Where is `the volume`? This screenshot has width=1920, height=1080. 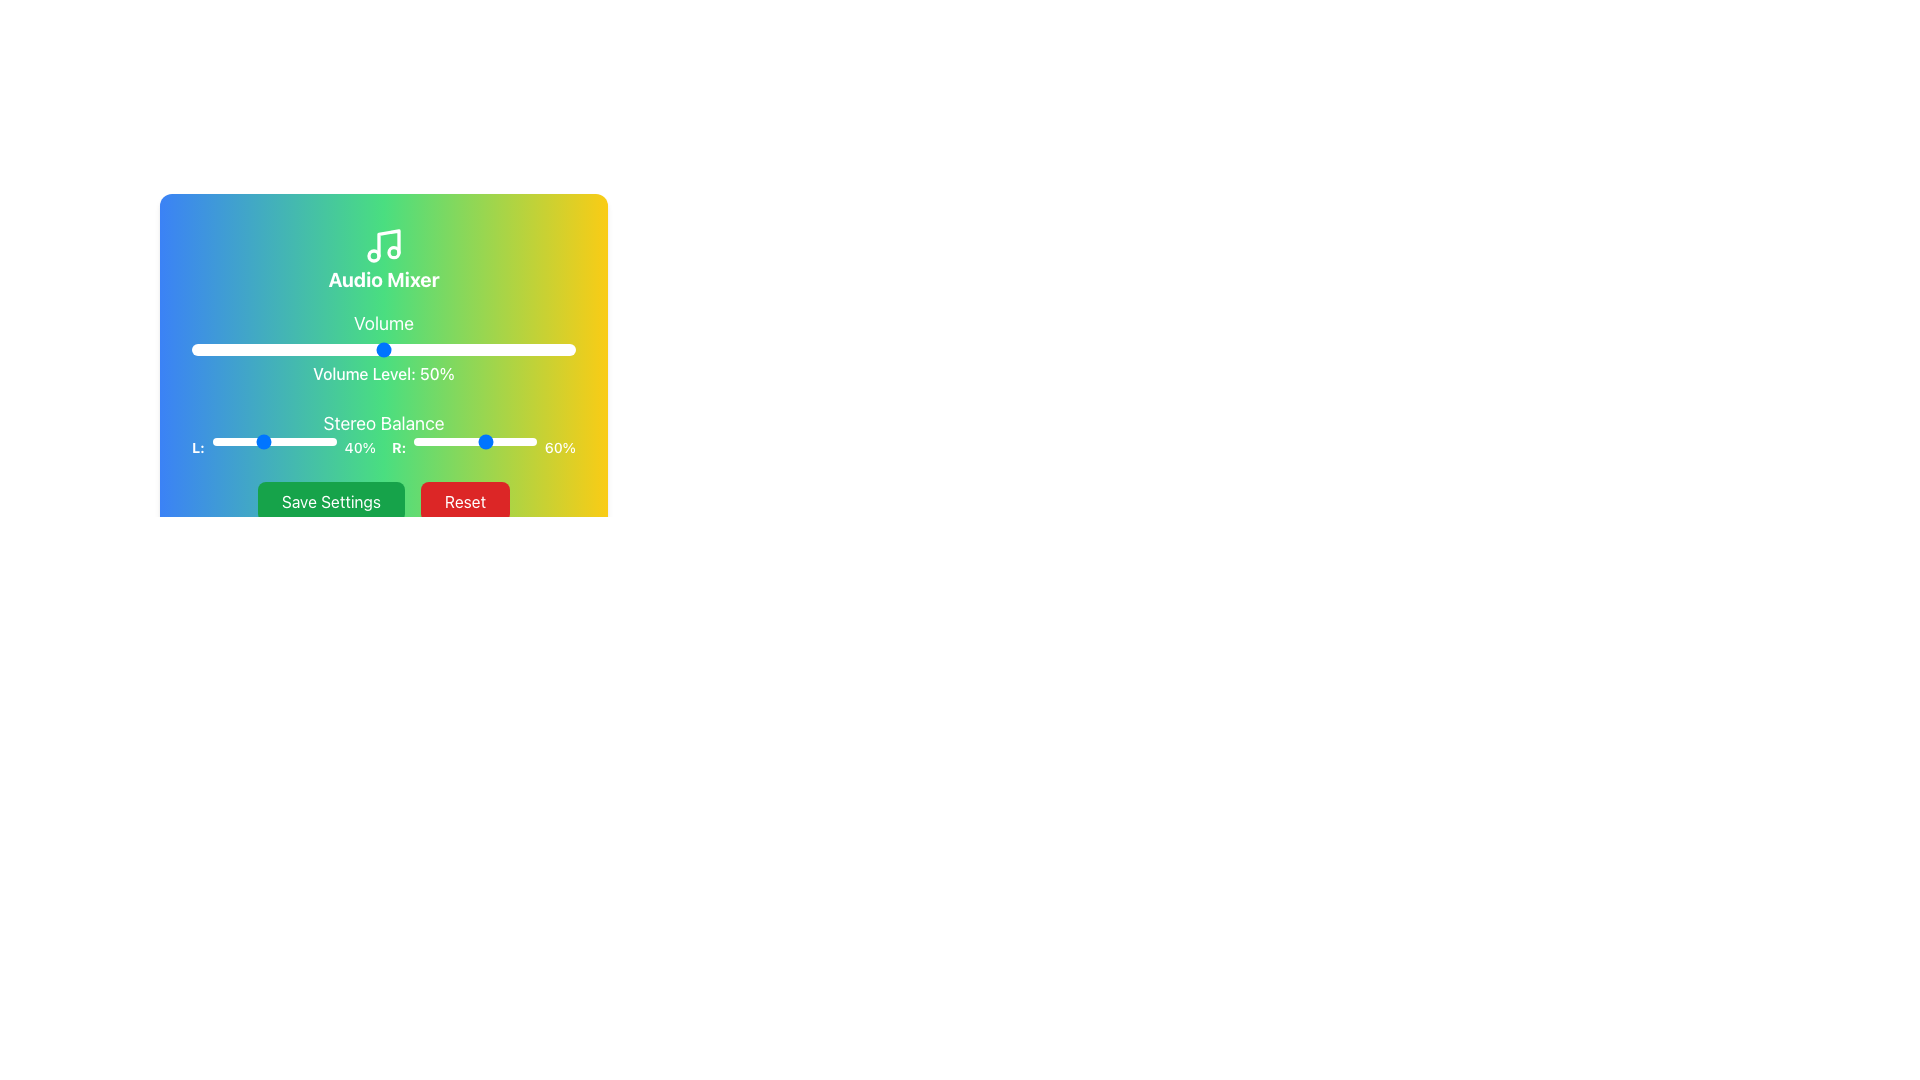
the volume is located at coordinates (560, 349).